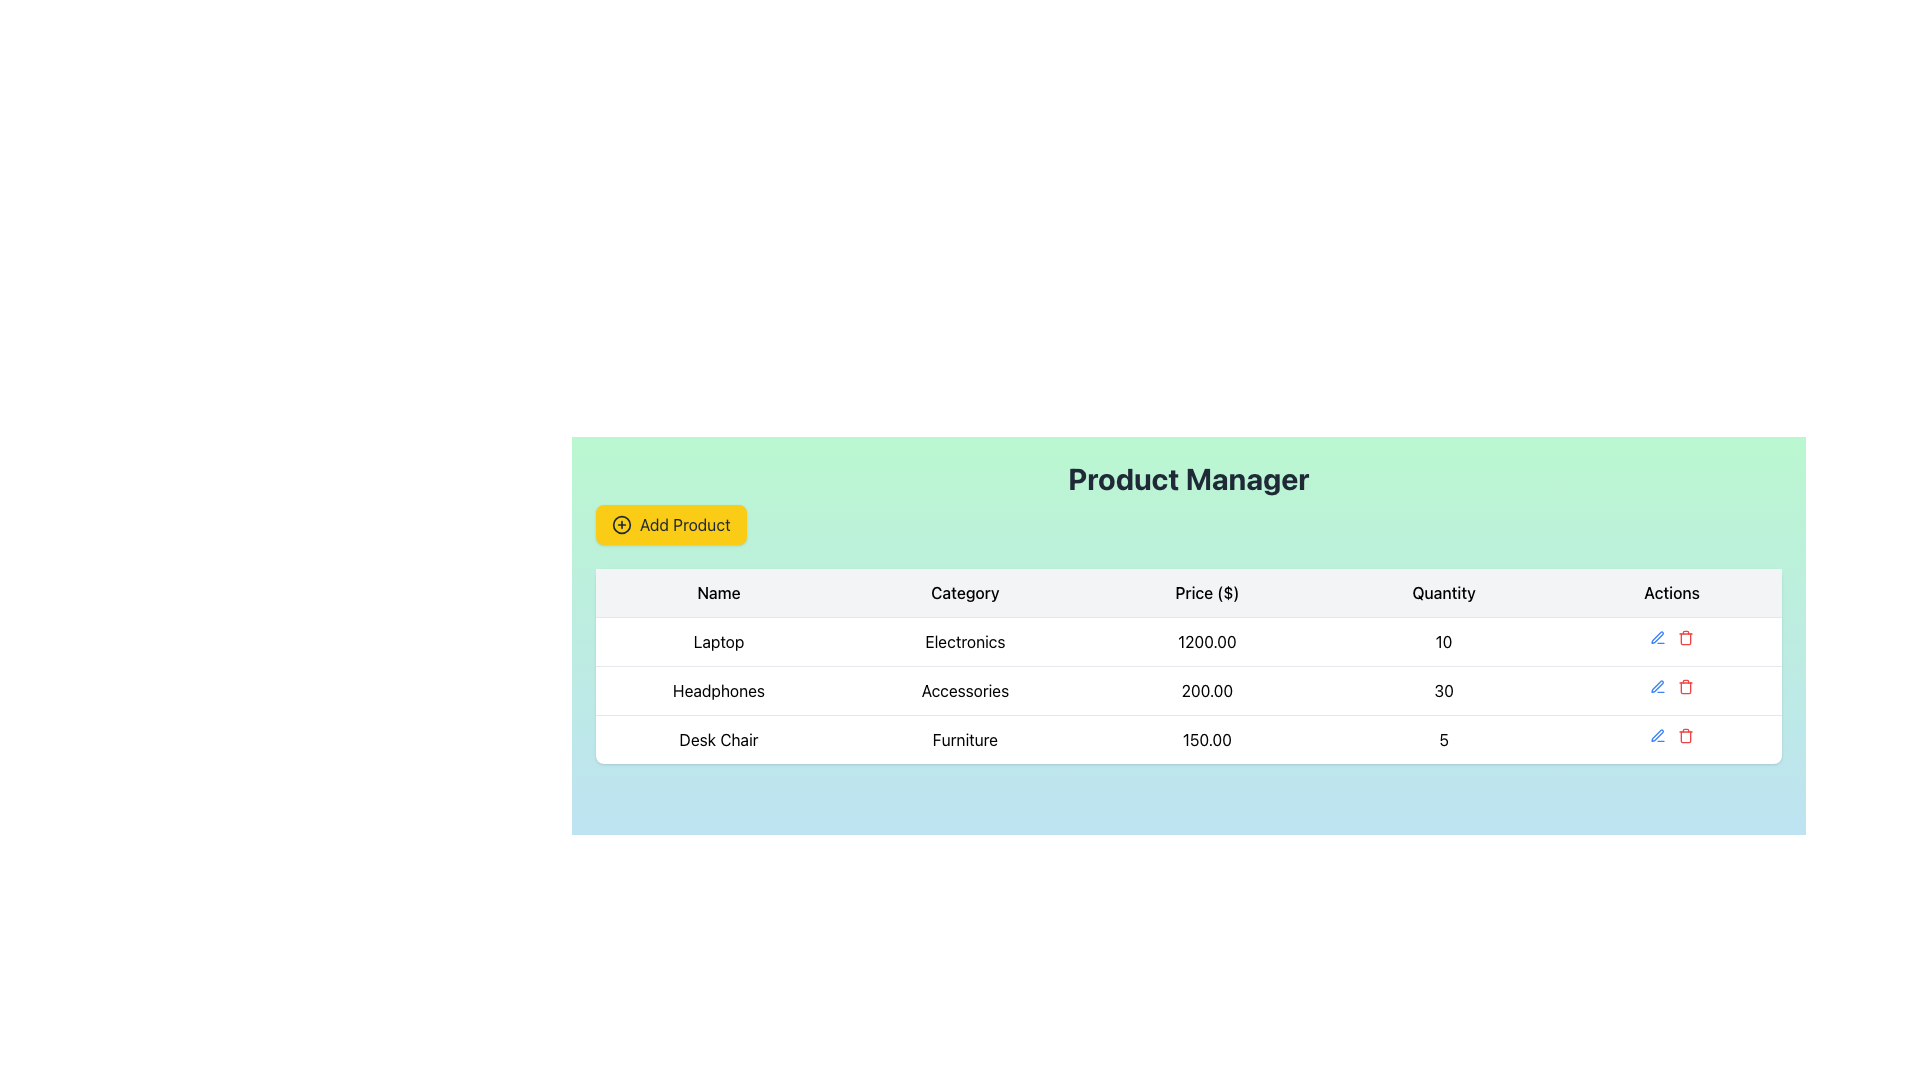  Describe the element at coordinates (965, 592) in the screenshot. I see `the 'Category' column header in the table, which is the second column header located between 'Name' and 'Price ($)' in the top header row` at that location.